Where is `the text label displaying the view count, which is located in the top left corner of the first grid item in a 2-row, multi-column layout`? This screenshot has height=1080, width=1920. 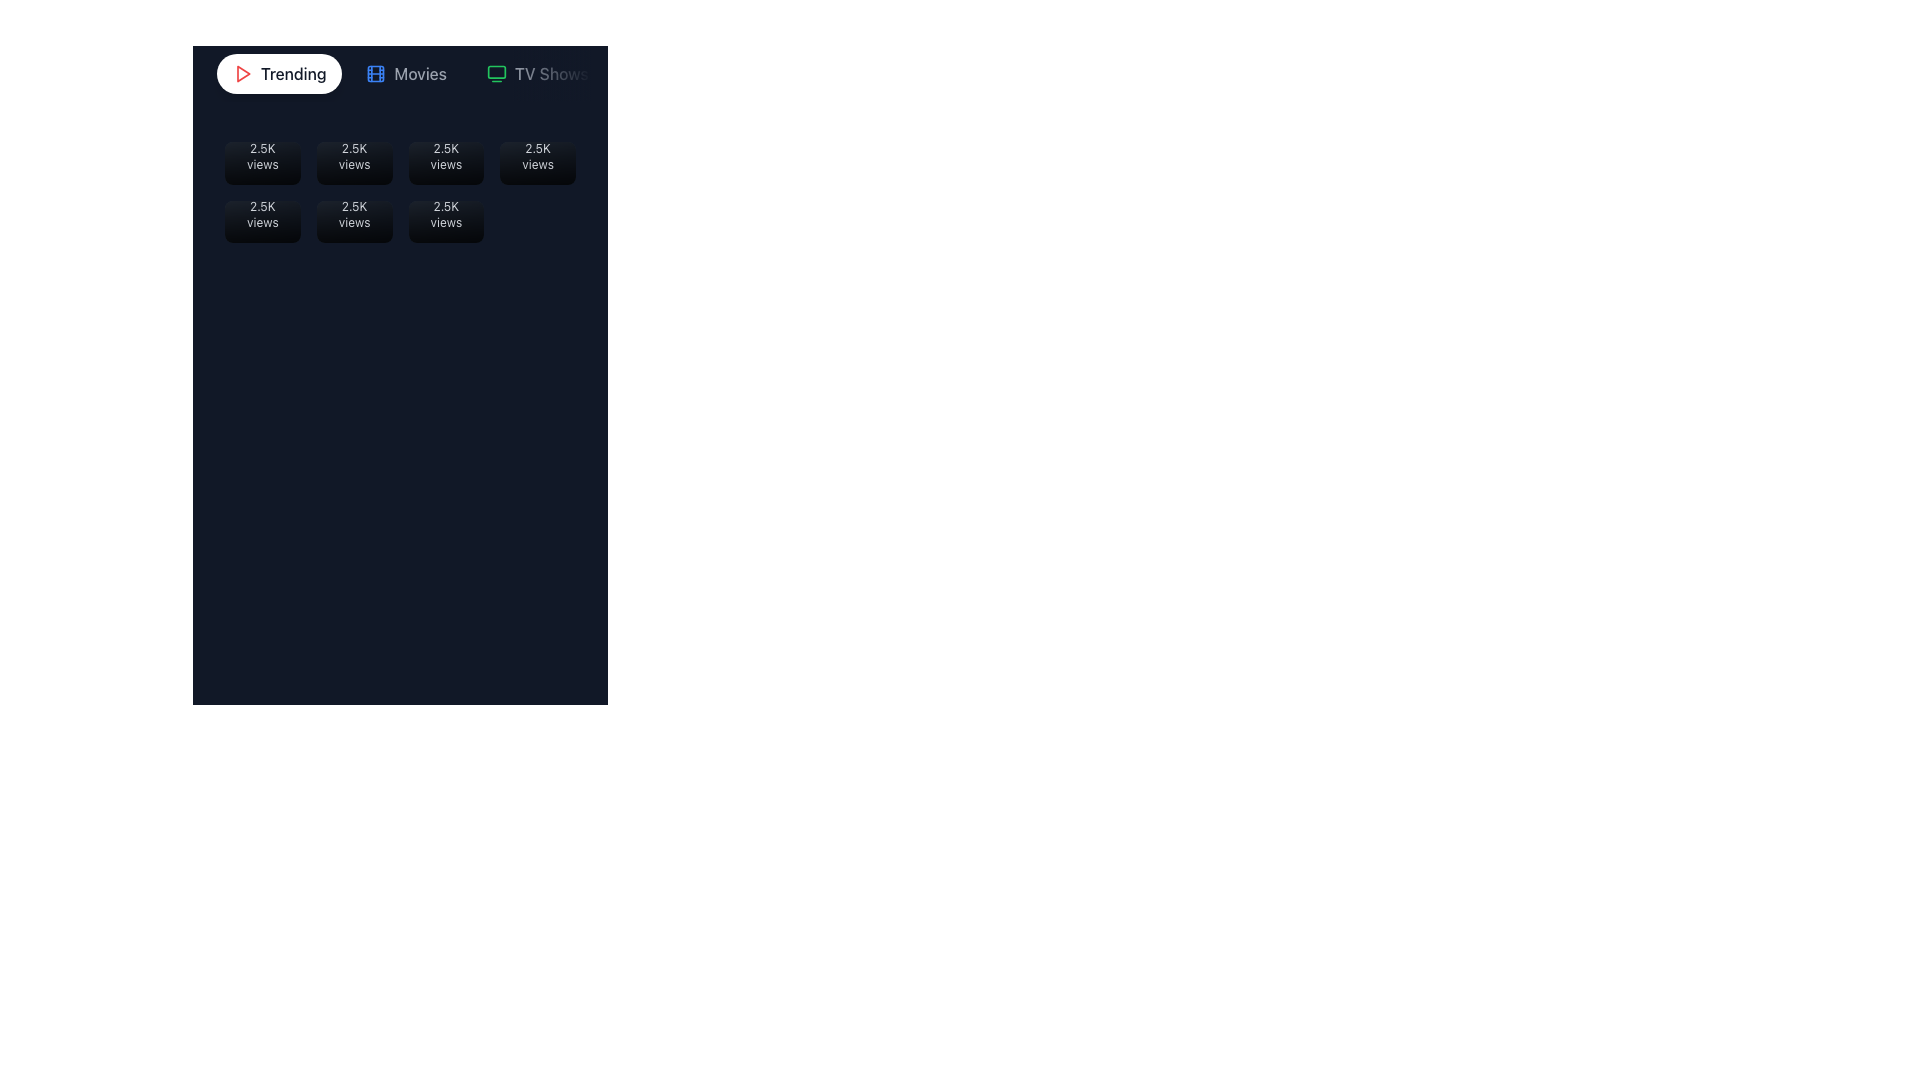
the text label displaying the view count, which is located in the top left corner of the first grid item in a 2-row, multi-column layout is located at coordinates (261, 145).